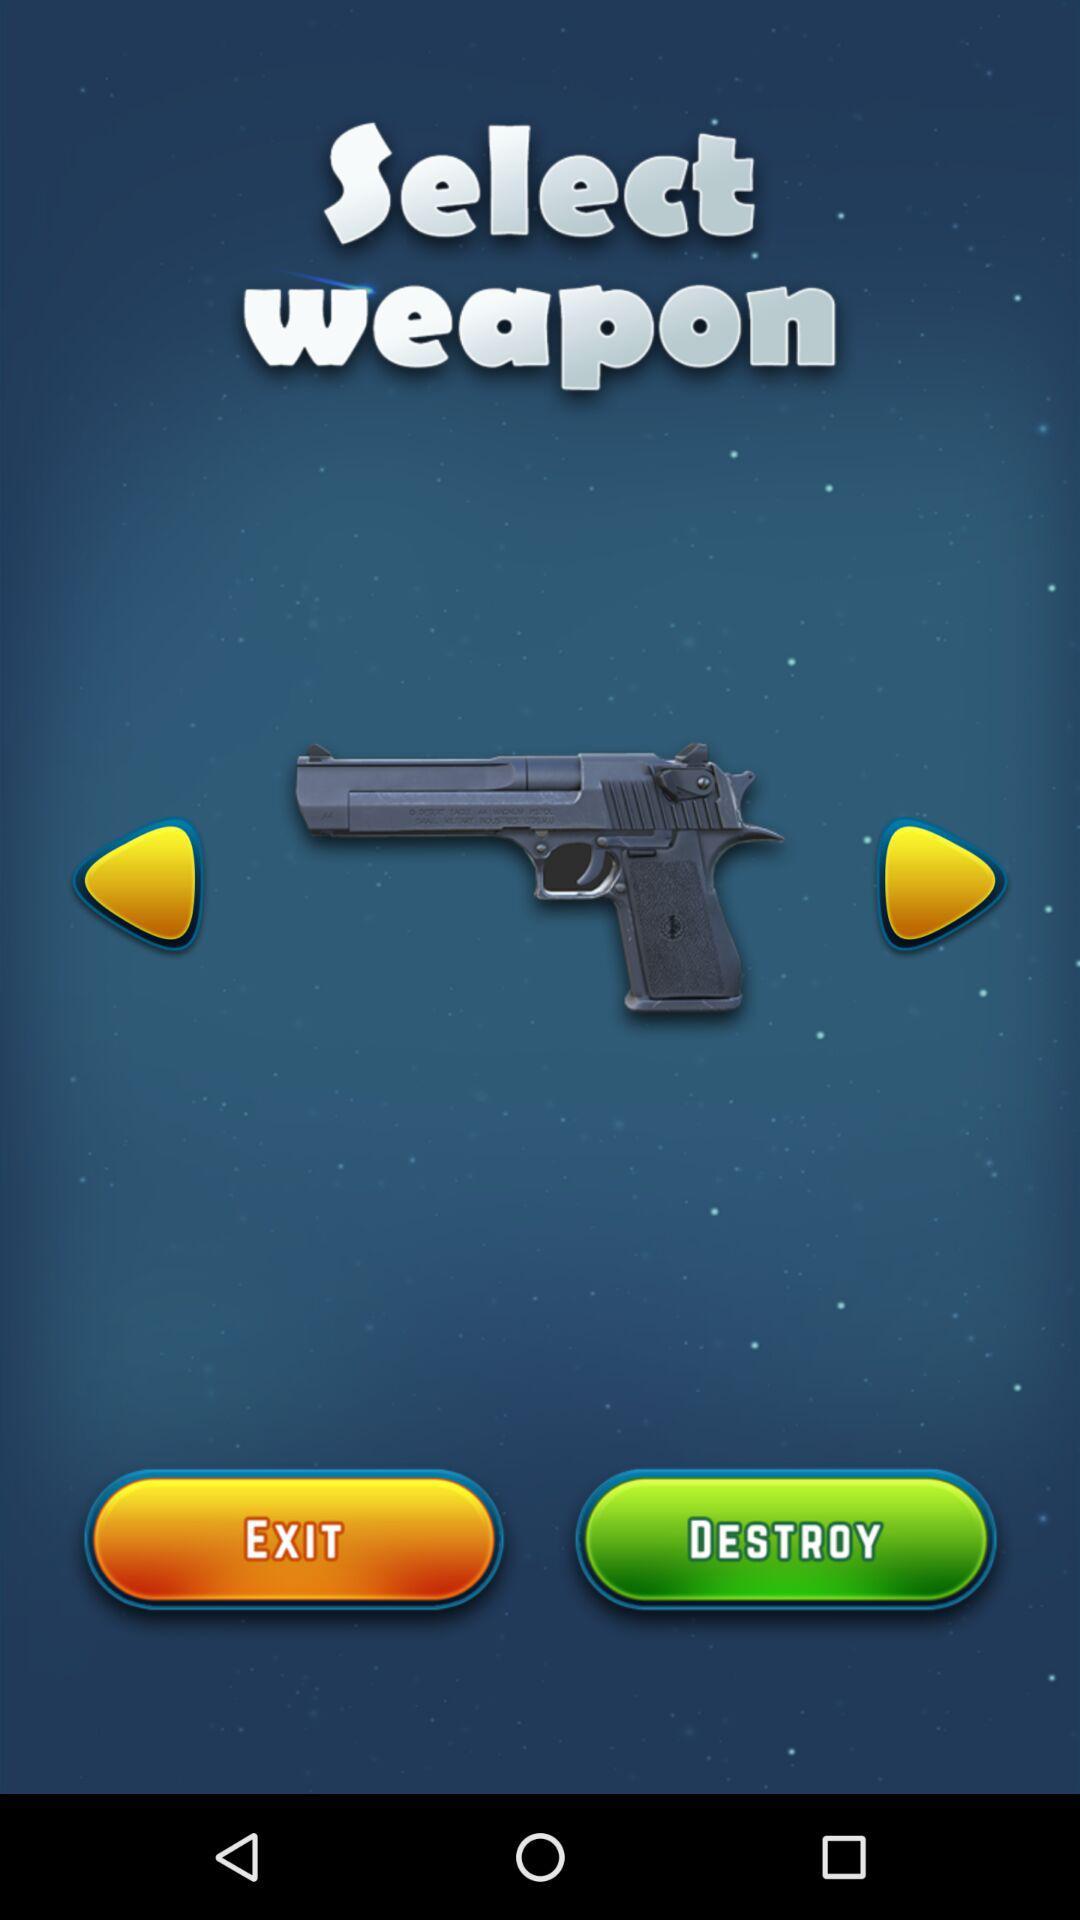 The height and width of the screenshot is (1920, 1080). What do you see at coordinates (785, 1550) in the screenshot?
I see `choose weapon` at bounding box center [785, 1550].